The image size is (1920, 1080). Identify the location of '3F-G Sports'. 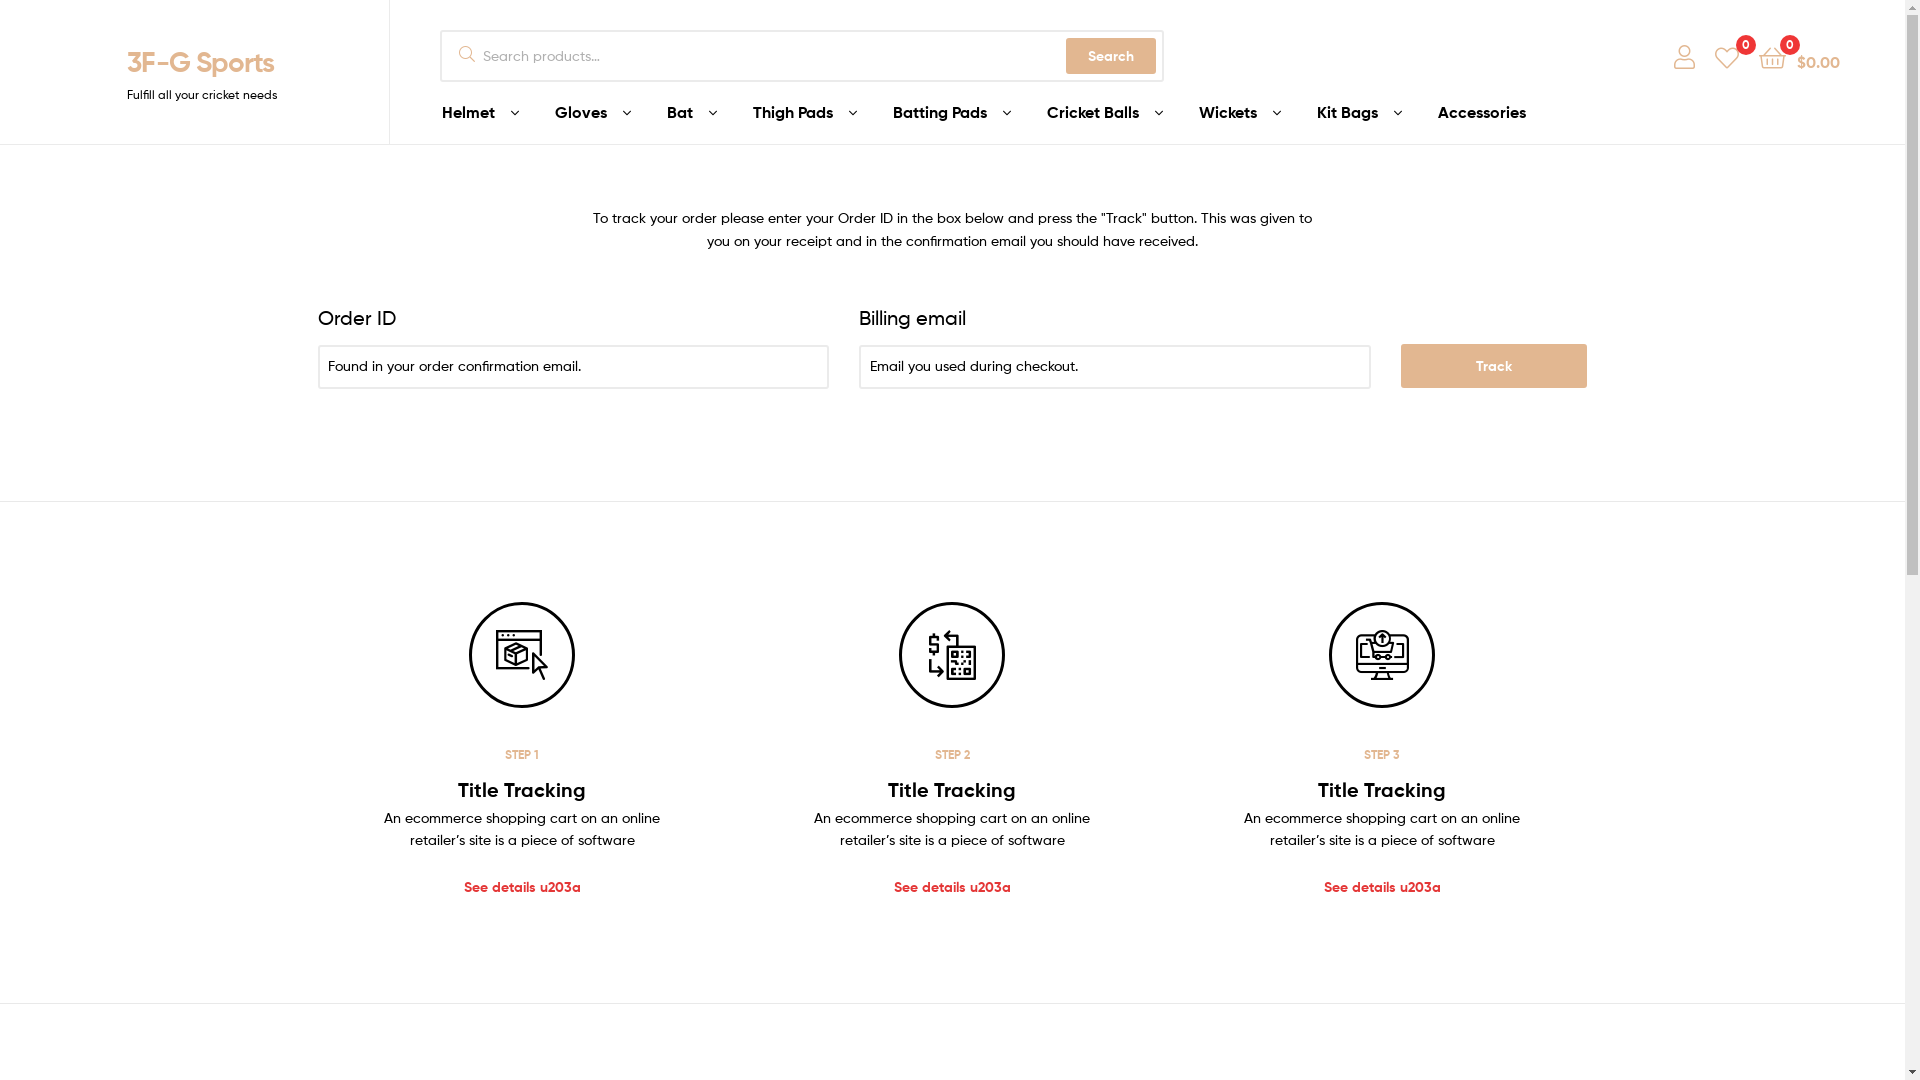
(199, 60).